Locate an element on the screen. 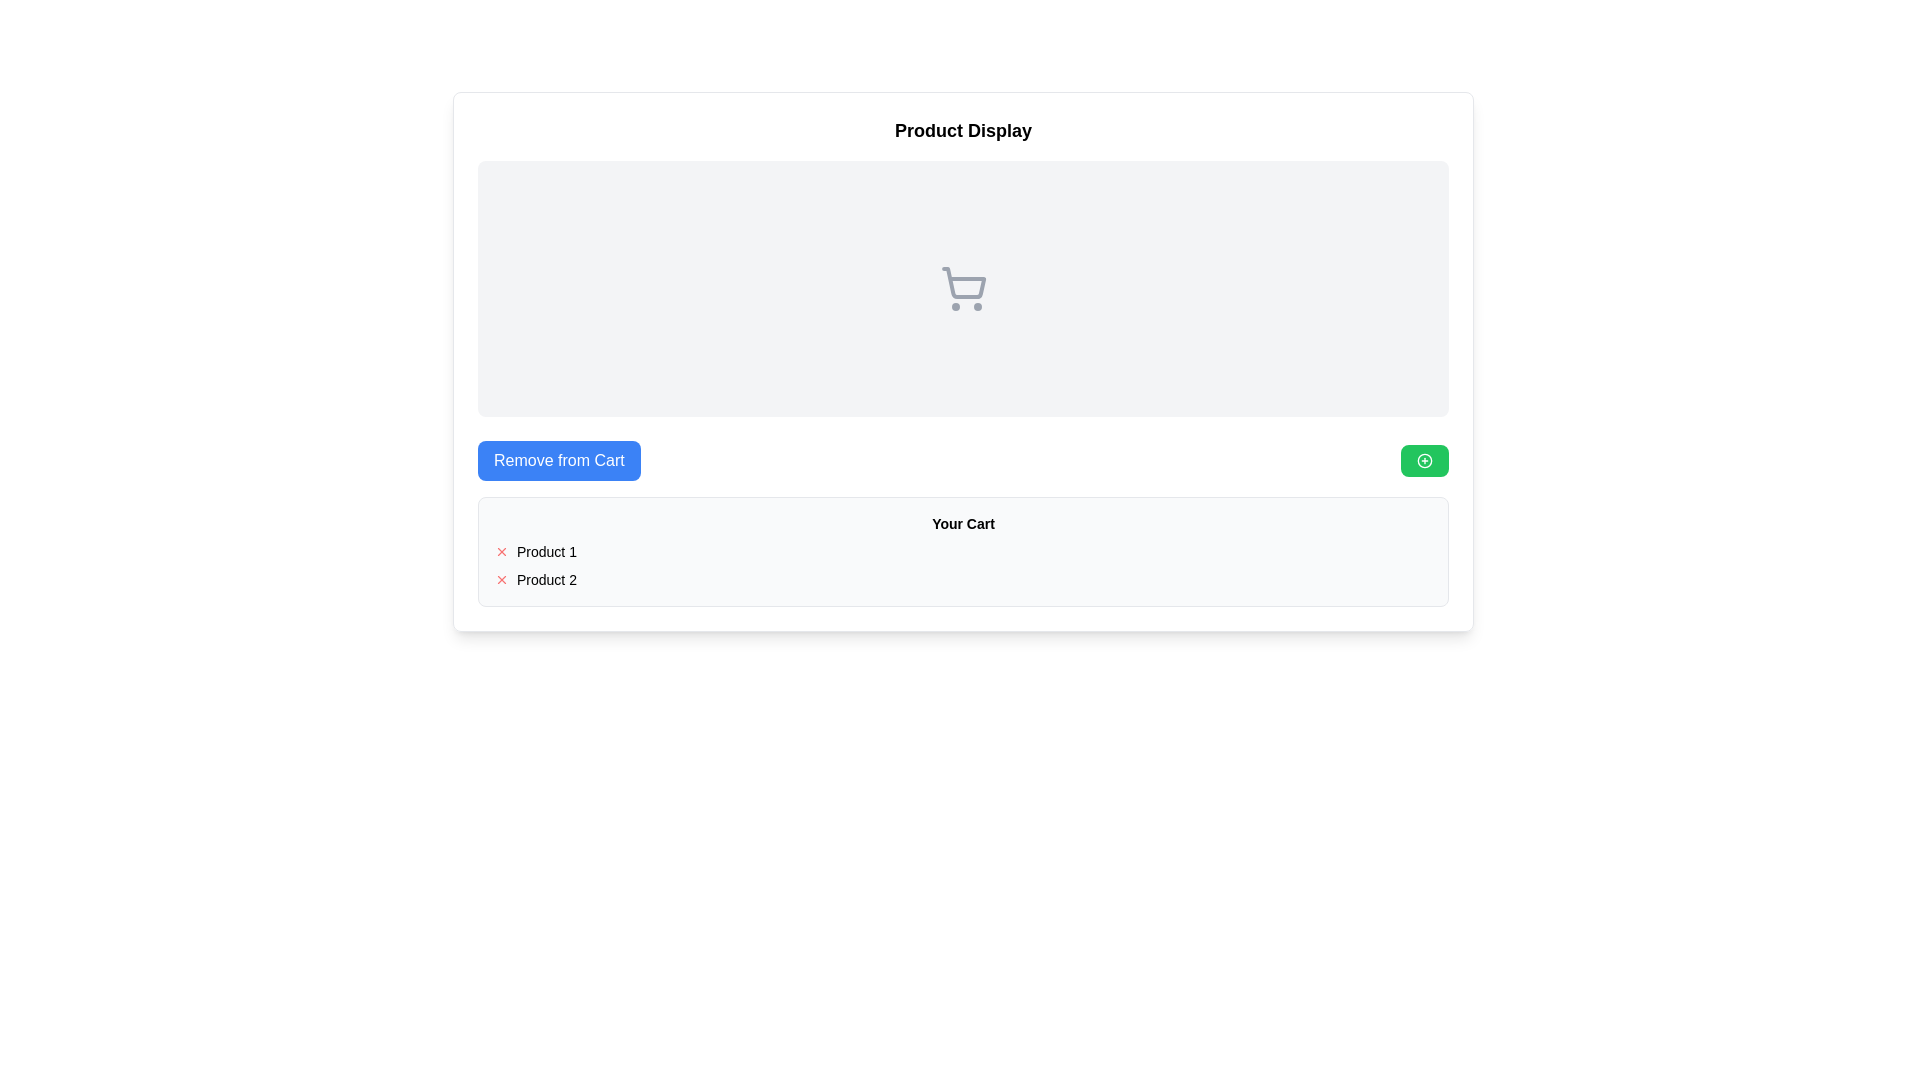 The height and width of the screenshot is (1080, 1920). the circle component that represents the 'plus' sign icon located to the right of the 'Remove from Cart' button in the top-right corner of the cart section is located at coordinates (1424, 461).